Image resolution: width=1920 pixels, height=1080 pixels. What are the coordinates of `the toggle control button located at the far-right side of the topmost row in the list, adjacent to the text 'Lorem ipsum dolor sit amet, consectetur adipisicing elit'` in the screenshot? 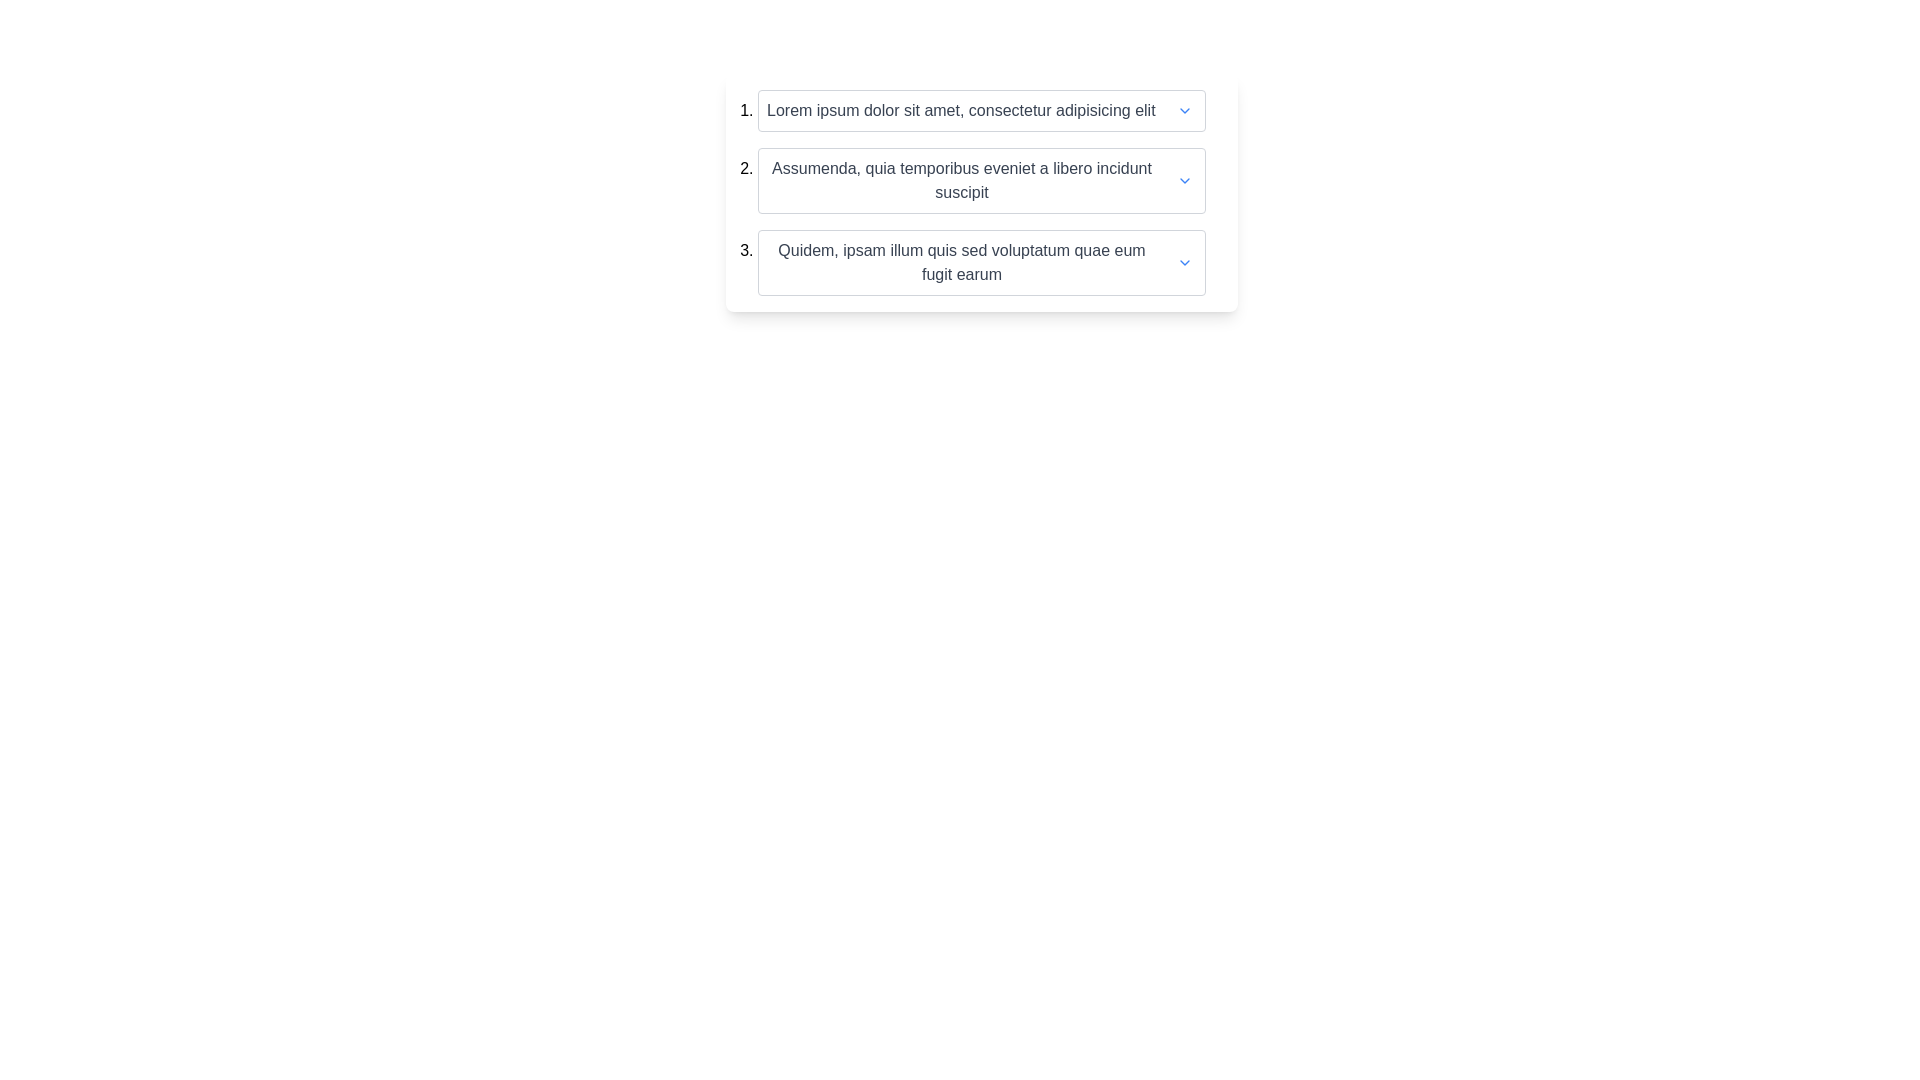 It's located at (1185, 111).